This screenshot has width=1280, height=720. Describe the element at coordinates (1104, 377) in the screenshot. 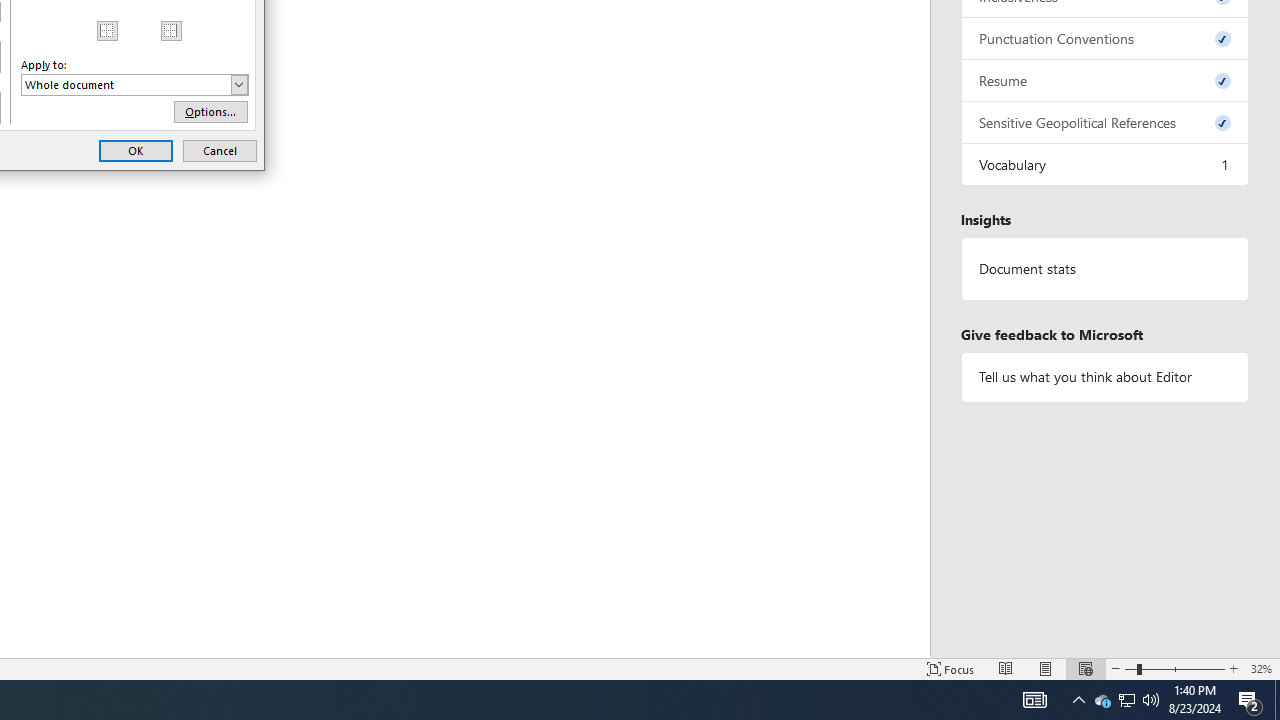

I see `'Tell us what you think about Editor'` at that location.